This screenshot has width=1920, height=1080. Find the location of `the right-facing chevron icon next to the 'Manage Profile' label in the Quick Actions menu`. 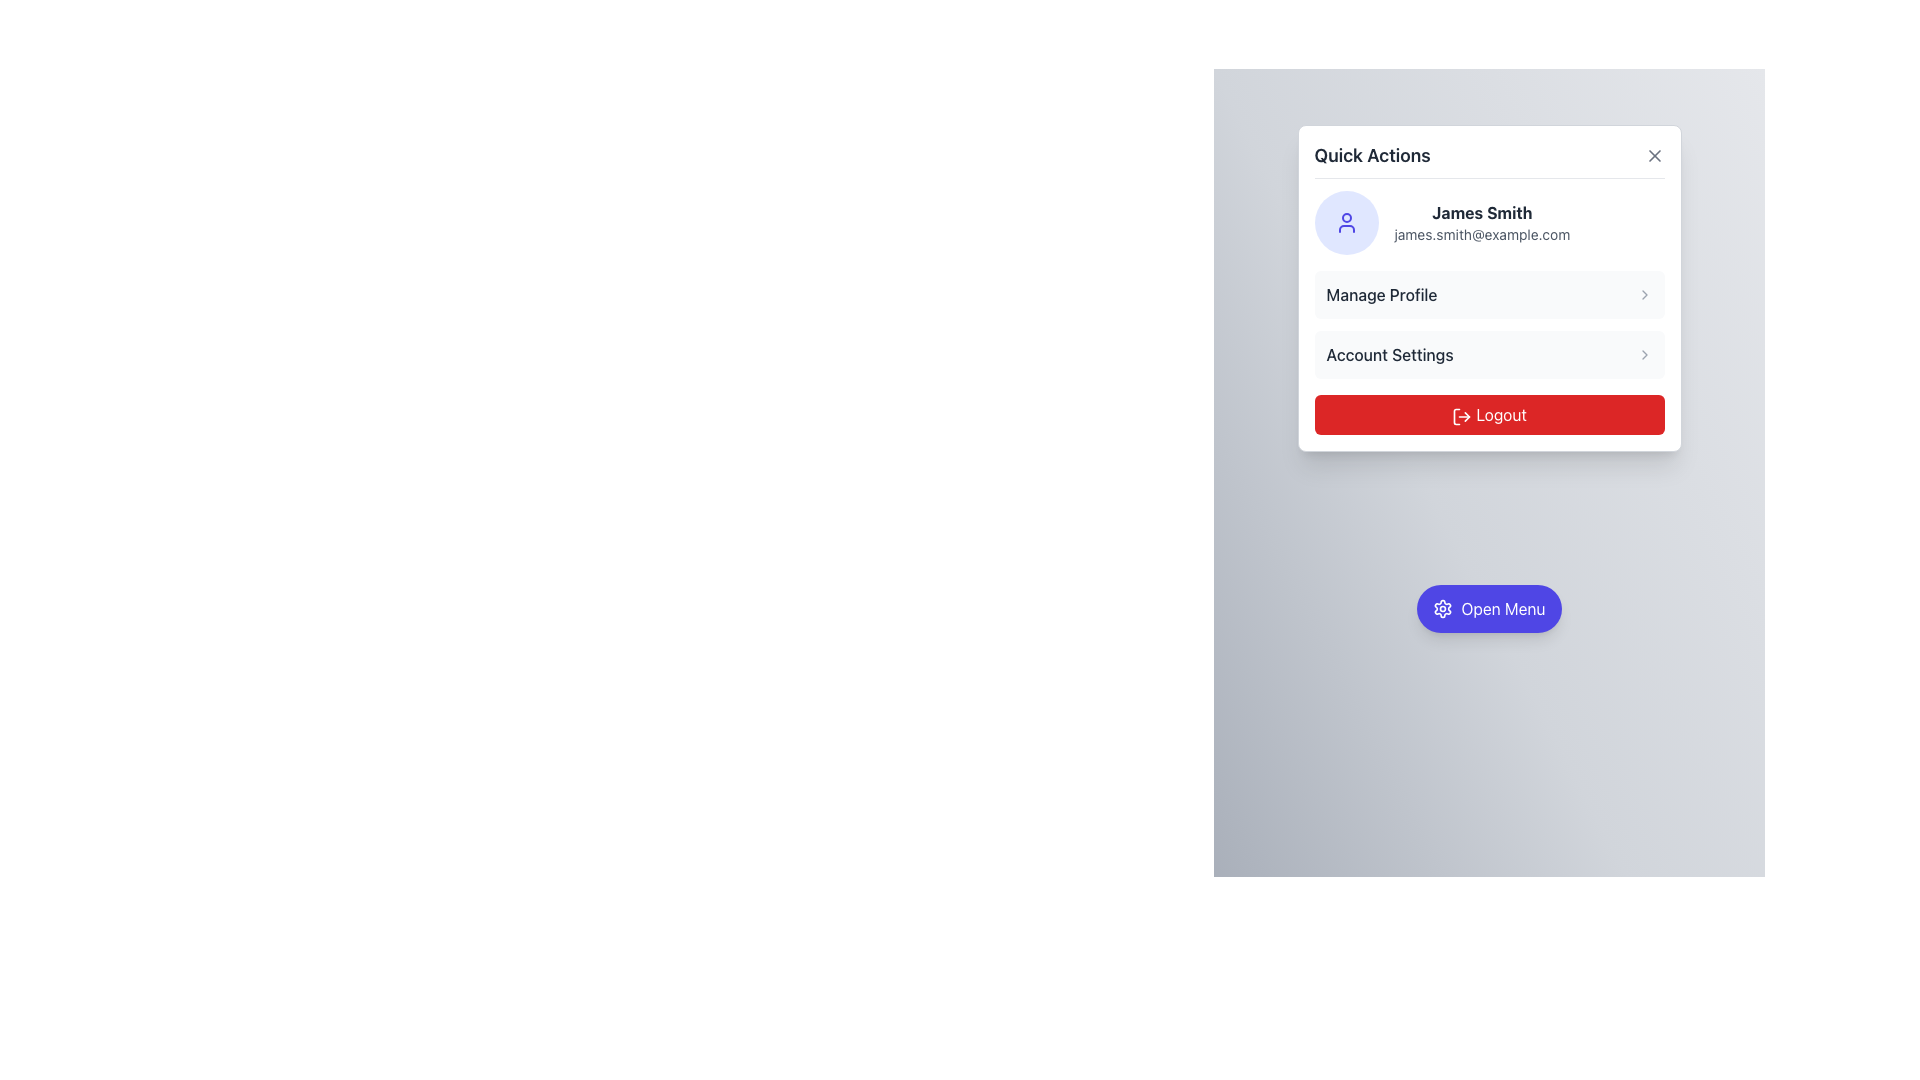

the right-facing chevron icon next to the 'Manage Profile' label in the Quick Actions menu is located at coordinates (1644, 294).